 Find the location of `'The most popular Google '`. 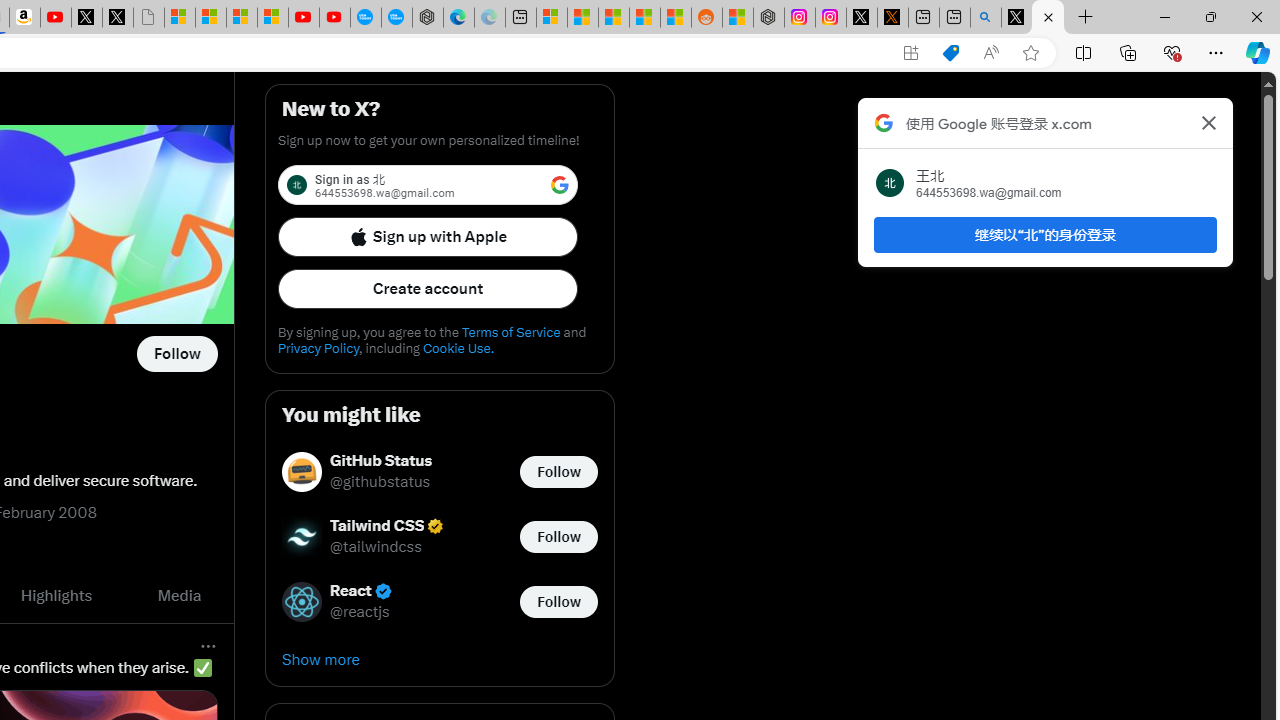

'The most popular Google ' is located at coordinates (396, 17).